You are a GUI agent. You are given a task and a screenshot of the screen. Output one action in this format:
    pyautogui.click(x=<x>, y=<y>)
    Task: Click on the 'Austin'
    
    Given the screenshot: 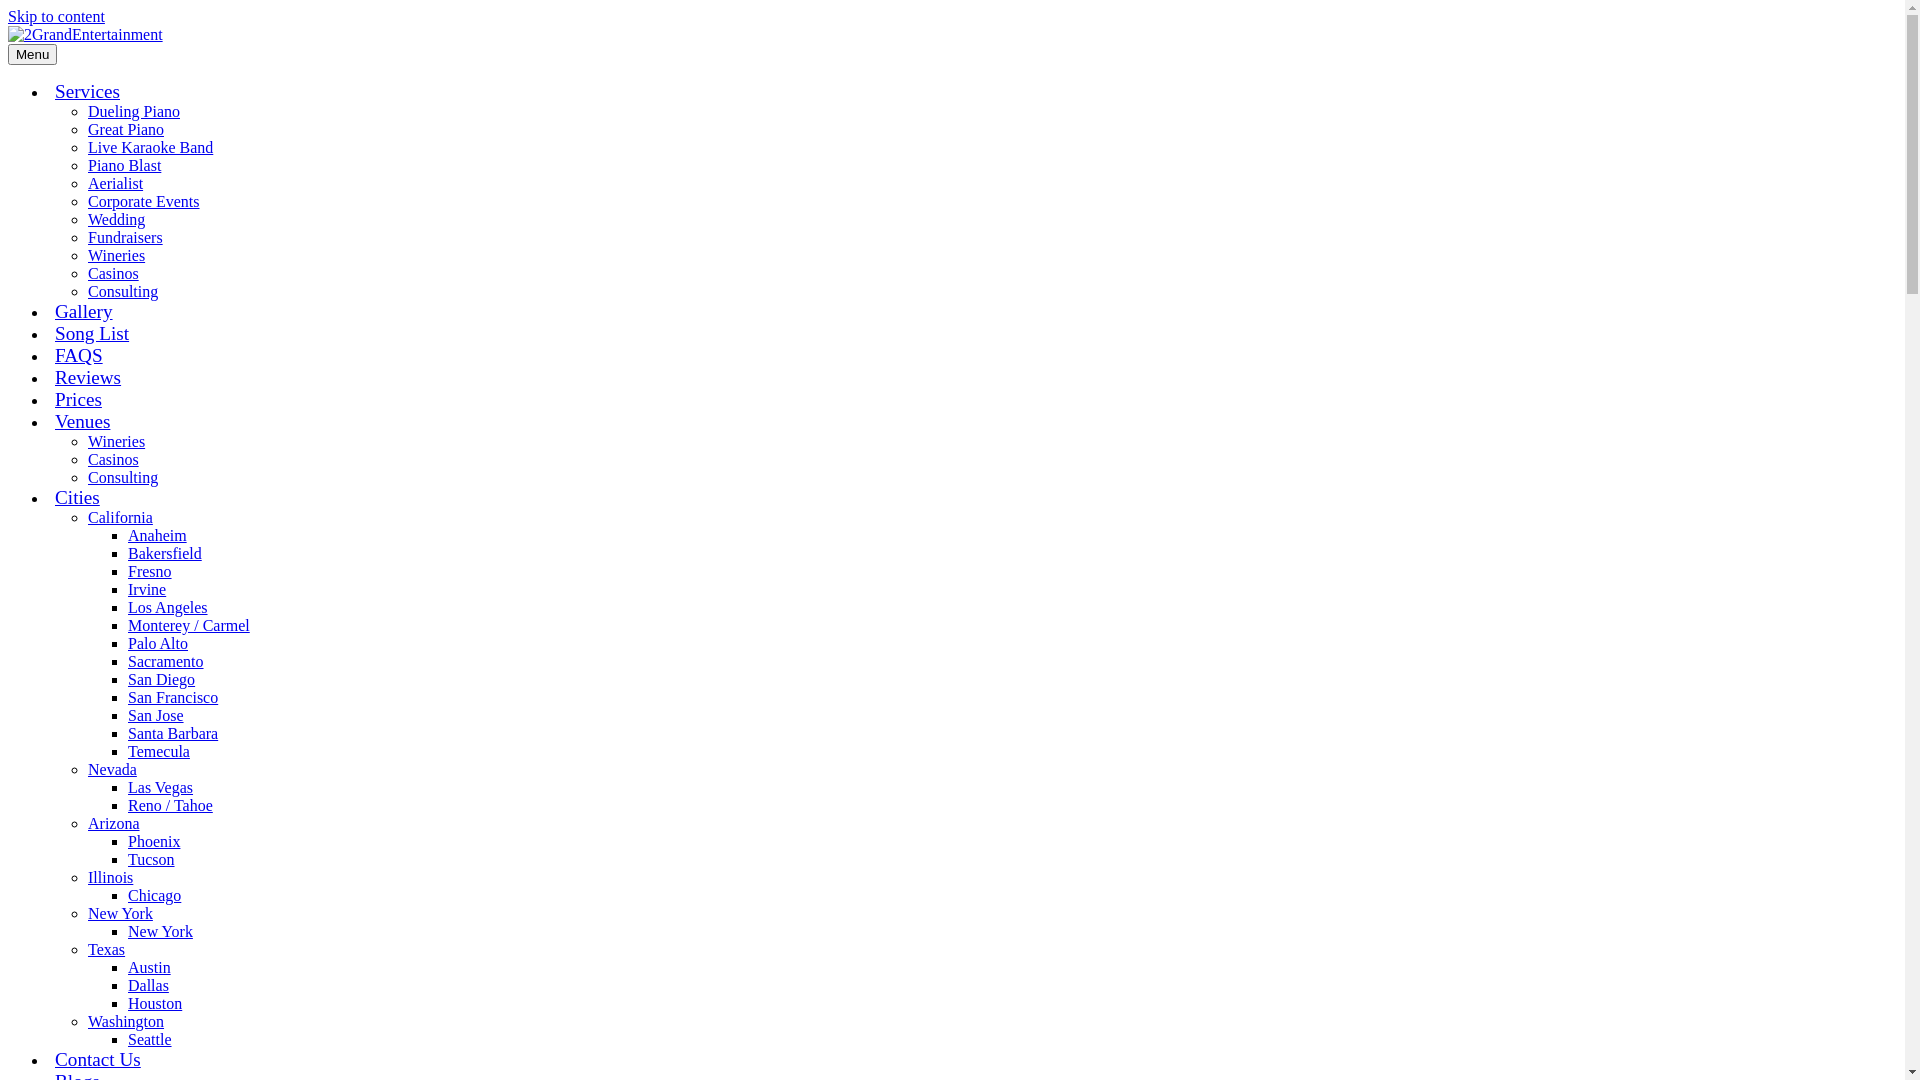 What is the action you would take?
    pyautogui.click(x=148, y=966)
    